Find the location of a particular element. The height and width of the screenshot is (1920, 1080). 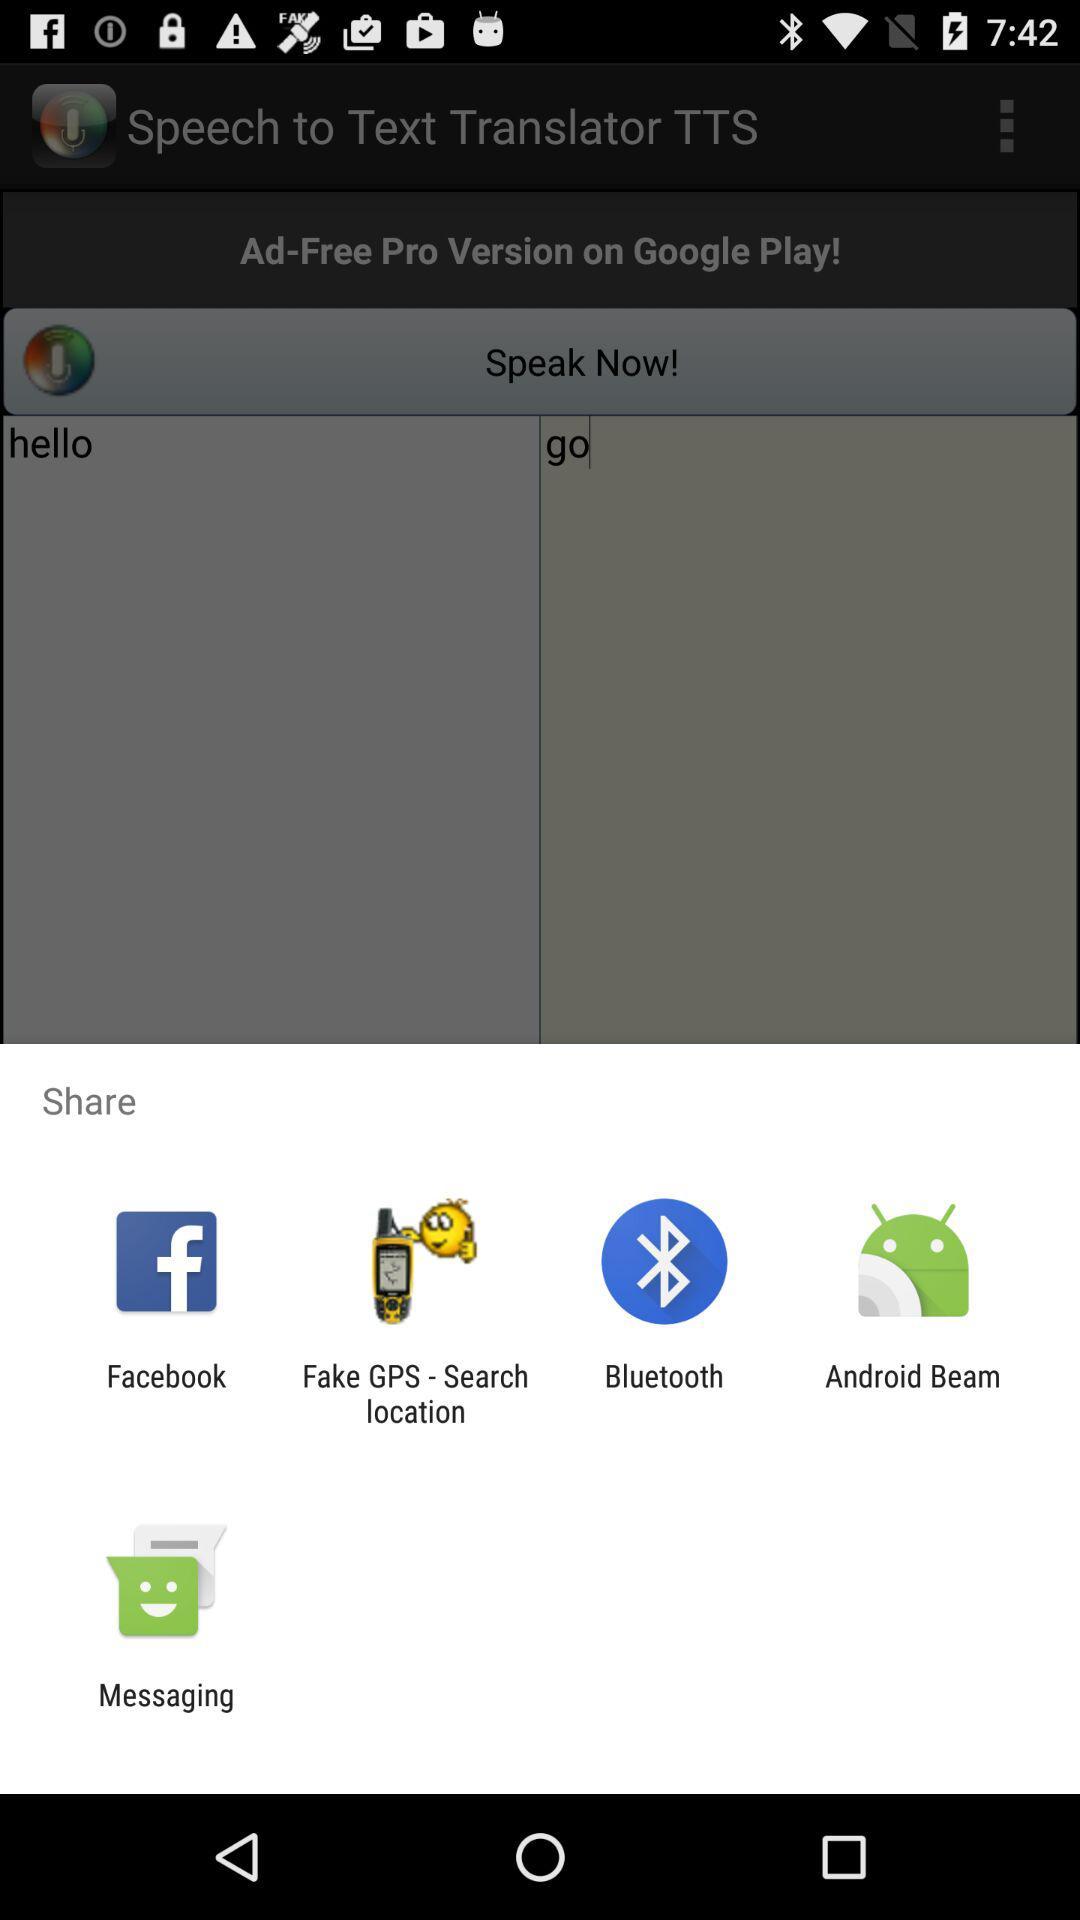

bluetooth is located at coordinates (664, 1392).